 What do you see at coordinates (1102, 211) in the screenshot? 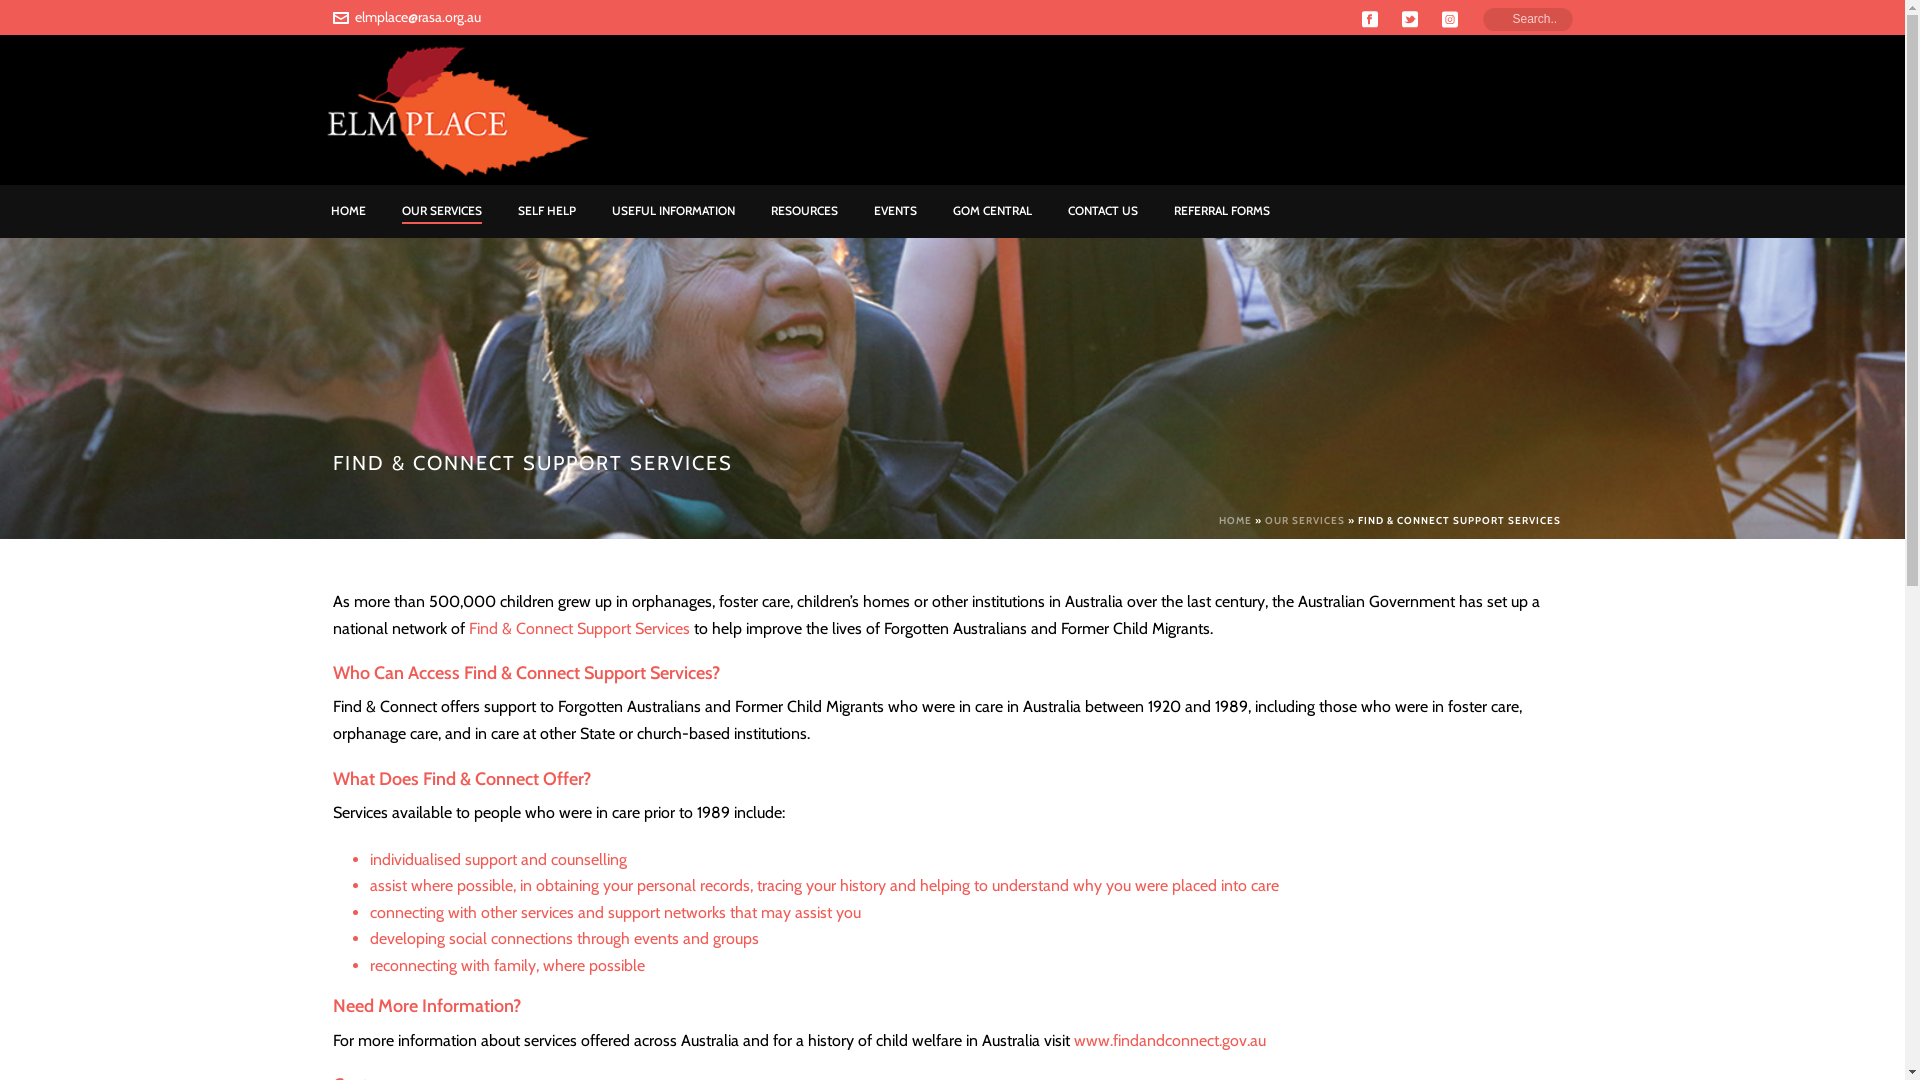
I see `'CONTACT US'` at bounding box center [1102, 211].